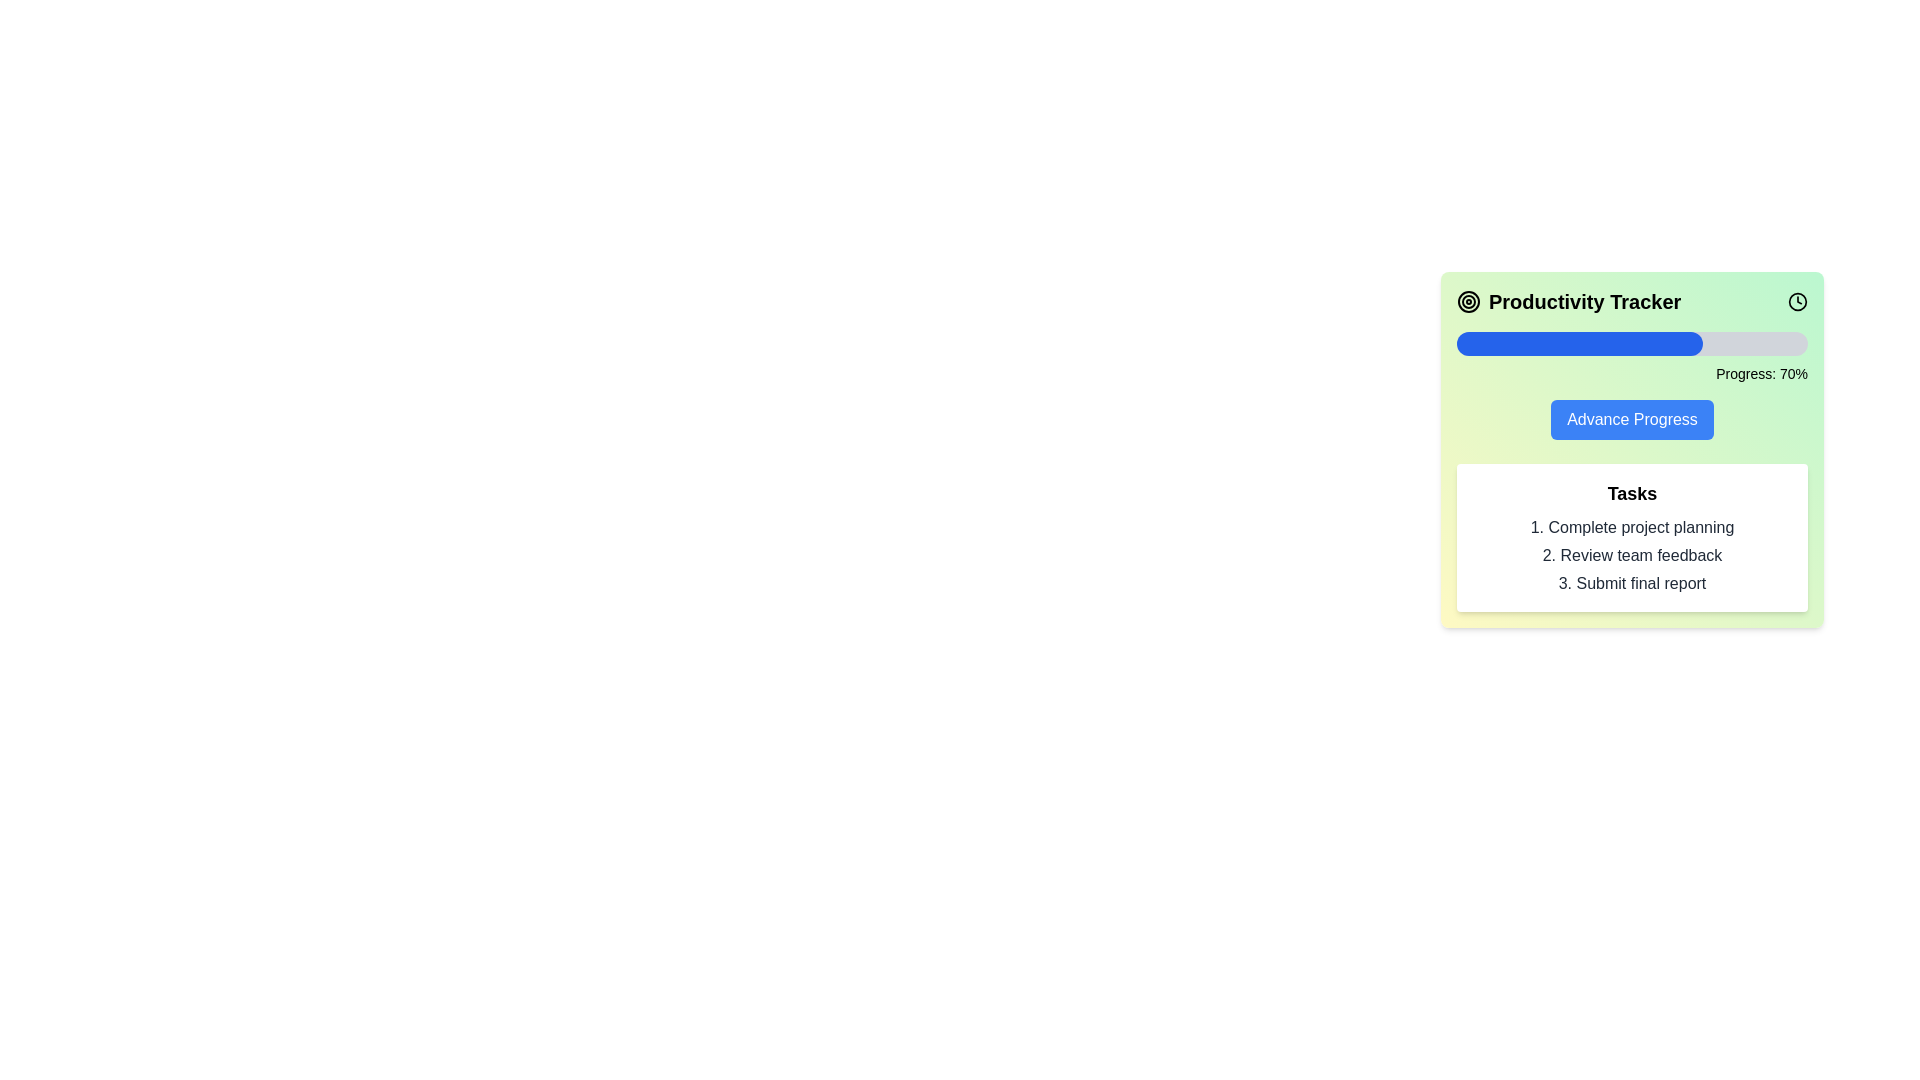 Image resolution: width=1920 pixels, height=1080 pixels. I want to click on the second smallest circle within the target icon, which is part of the SVG graphic, located adjacent to the left of the 'Productivity Tracker' text in the upper left part of the card interface, so click(1468, 301).